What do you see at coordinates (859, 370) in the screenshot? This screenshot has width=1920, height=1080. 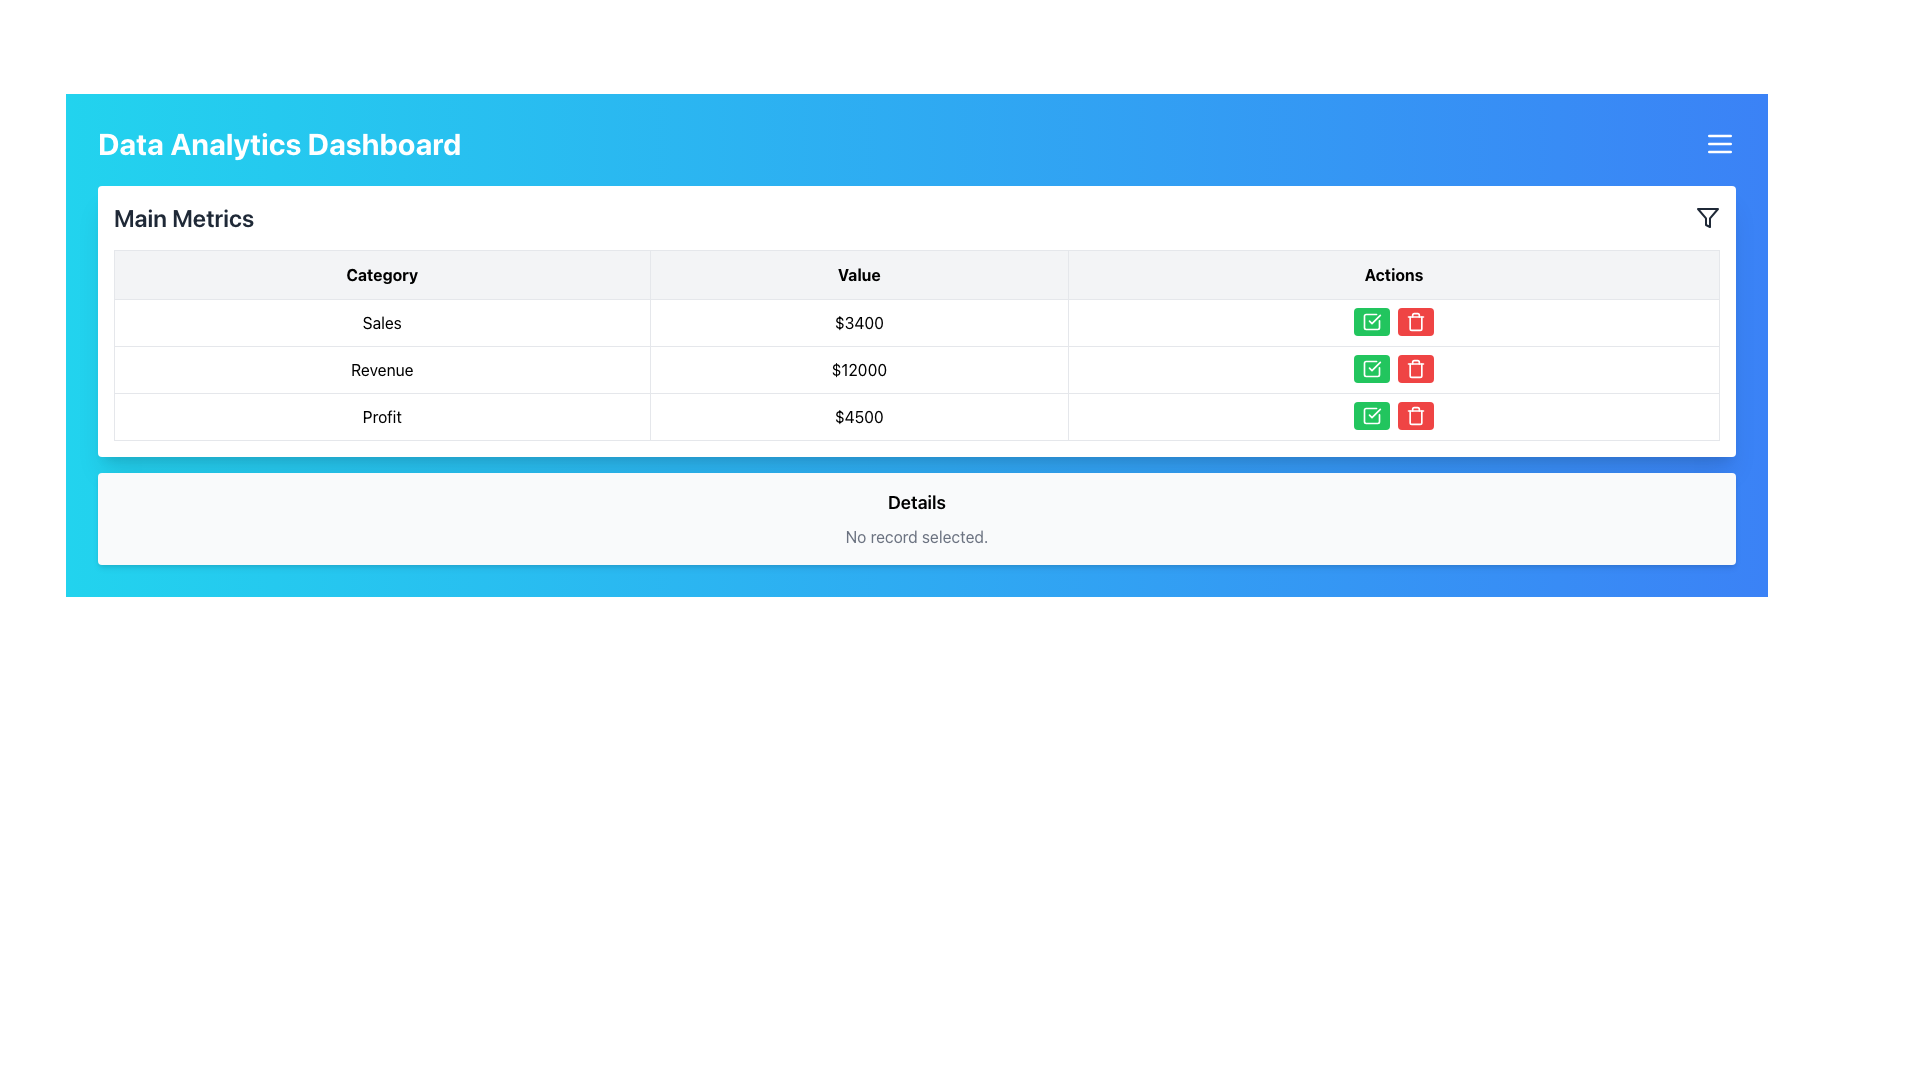 I see `displayed revenue value in the 'Value' column of the second row of the financial metrics table, adjacent to the 'Revenue' label` at bounding box center [859, 370].